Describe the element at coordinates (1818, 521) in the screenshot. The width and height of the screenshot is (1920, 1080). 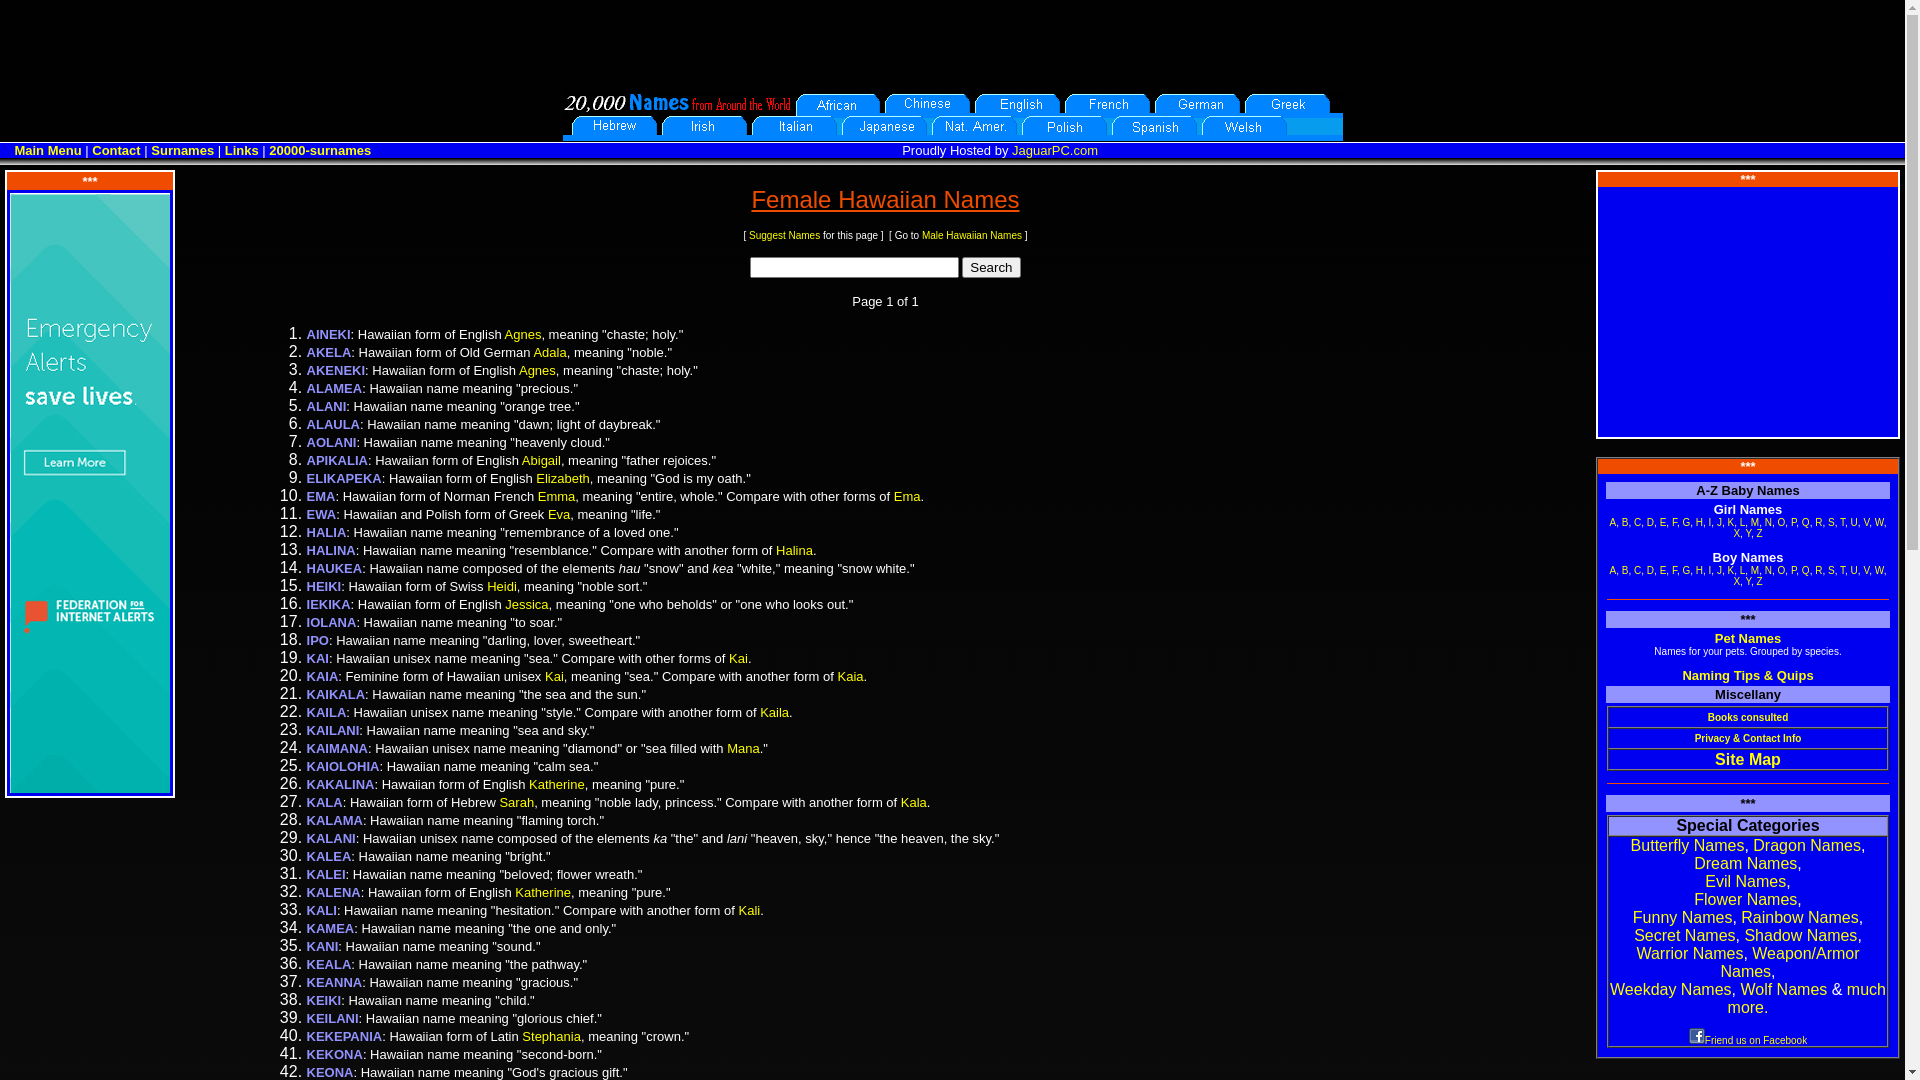
I see `'R'` at that location.